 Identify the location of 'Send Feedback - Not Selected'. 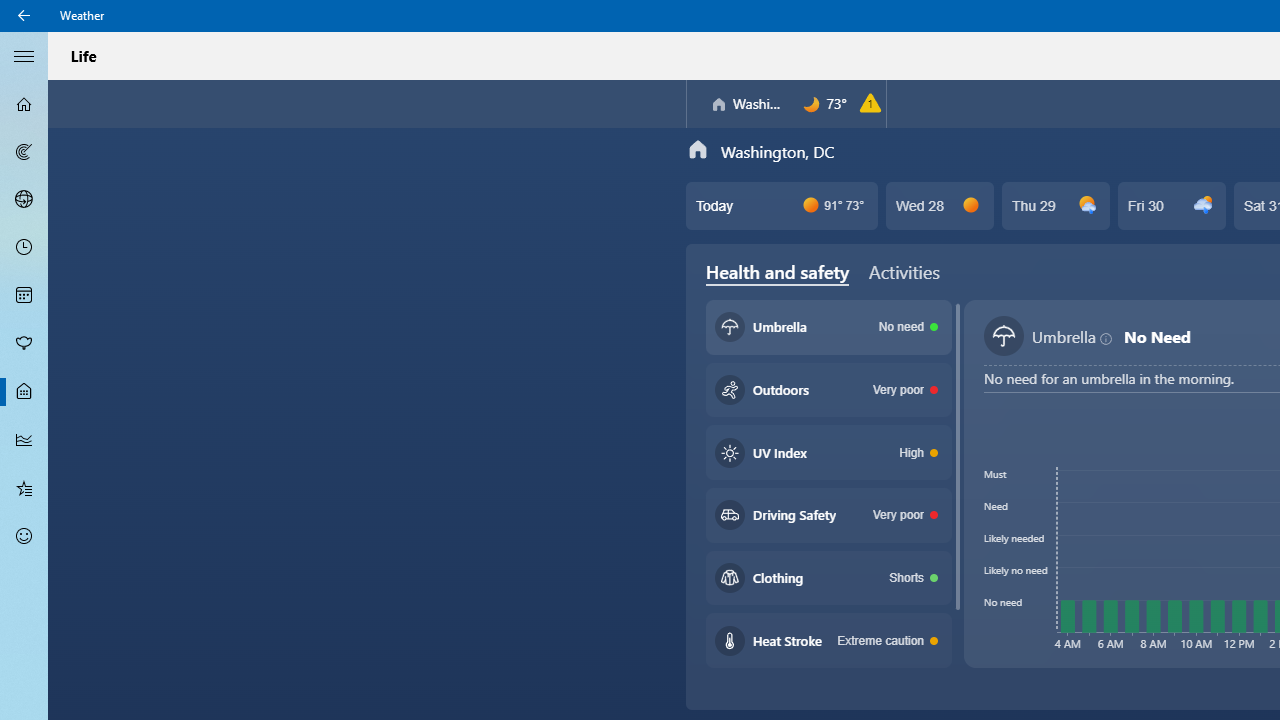
(24, 535).